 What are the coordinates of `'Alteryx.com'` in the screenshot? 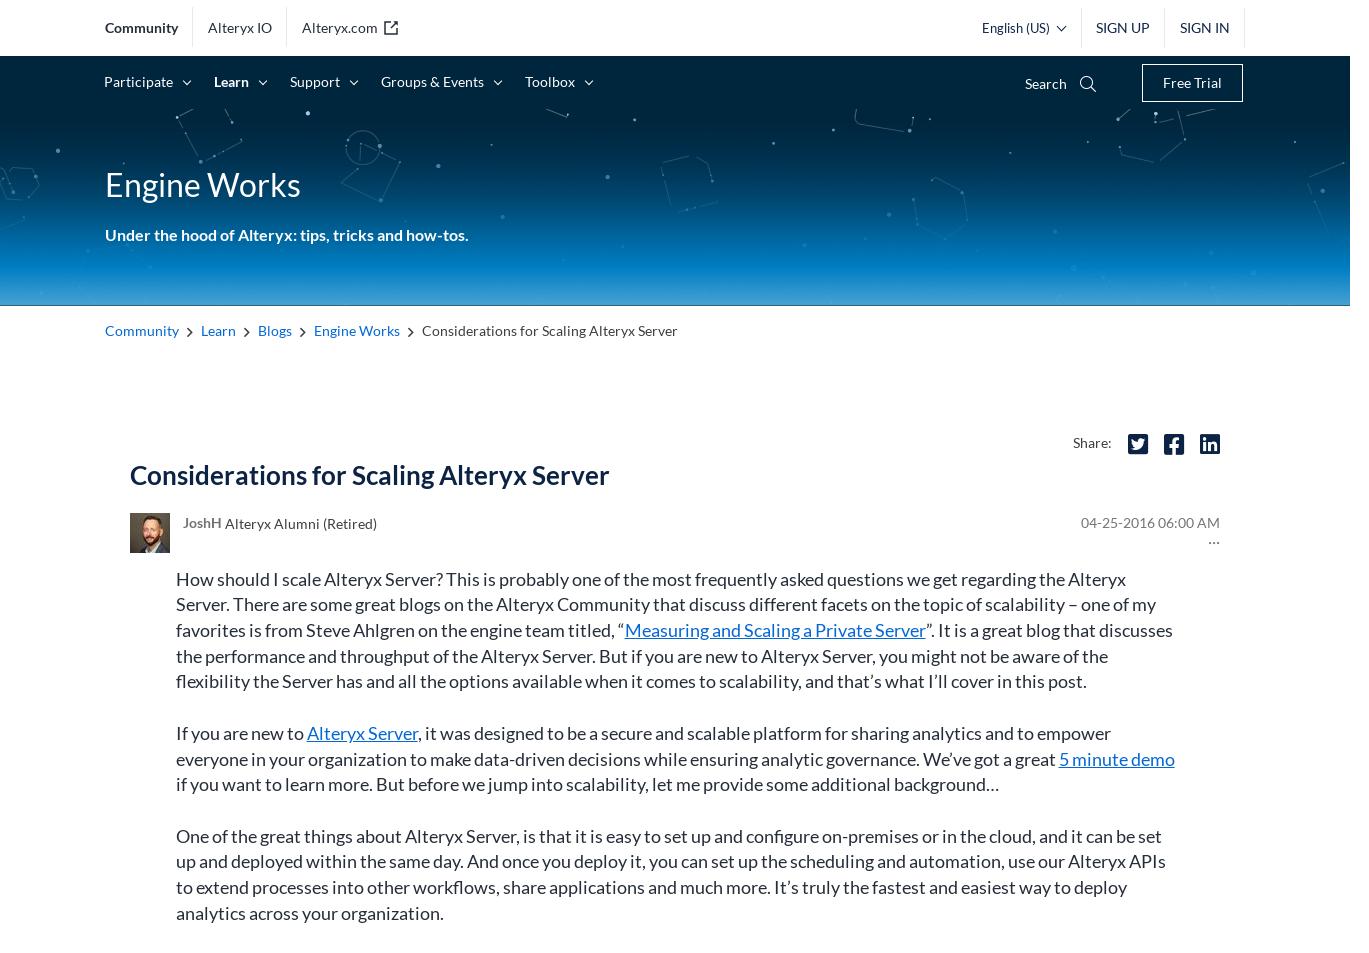 It's located at (339, 26).